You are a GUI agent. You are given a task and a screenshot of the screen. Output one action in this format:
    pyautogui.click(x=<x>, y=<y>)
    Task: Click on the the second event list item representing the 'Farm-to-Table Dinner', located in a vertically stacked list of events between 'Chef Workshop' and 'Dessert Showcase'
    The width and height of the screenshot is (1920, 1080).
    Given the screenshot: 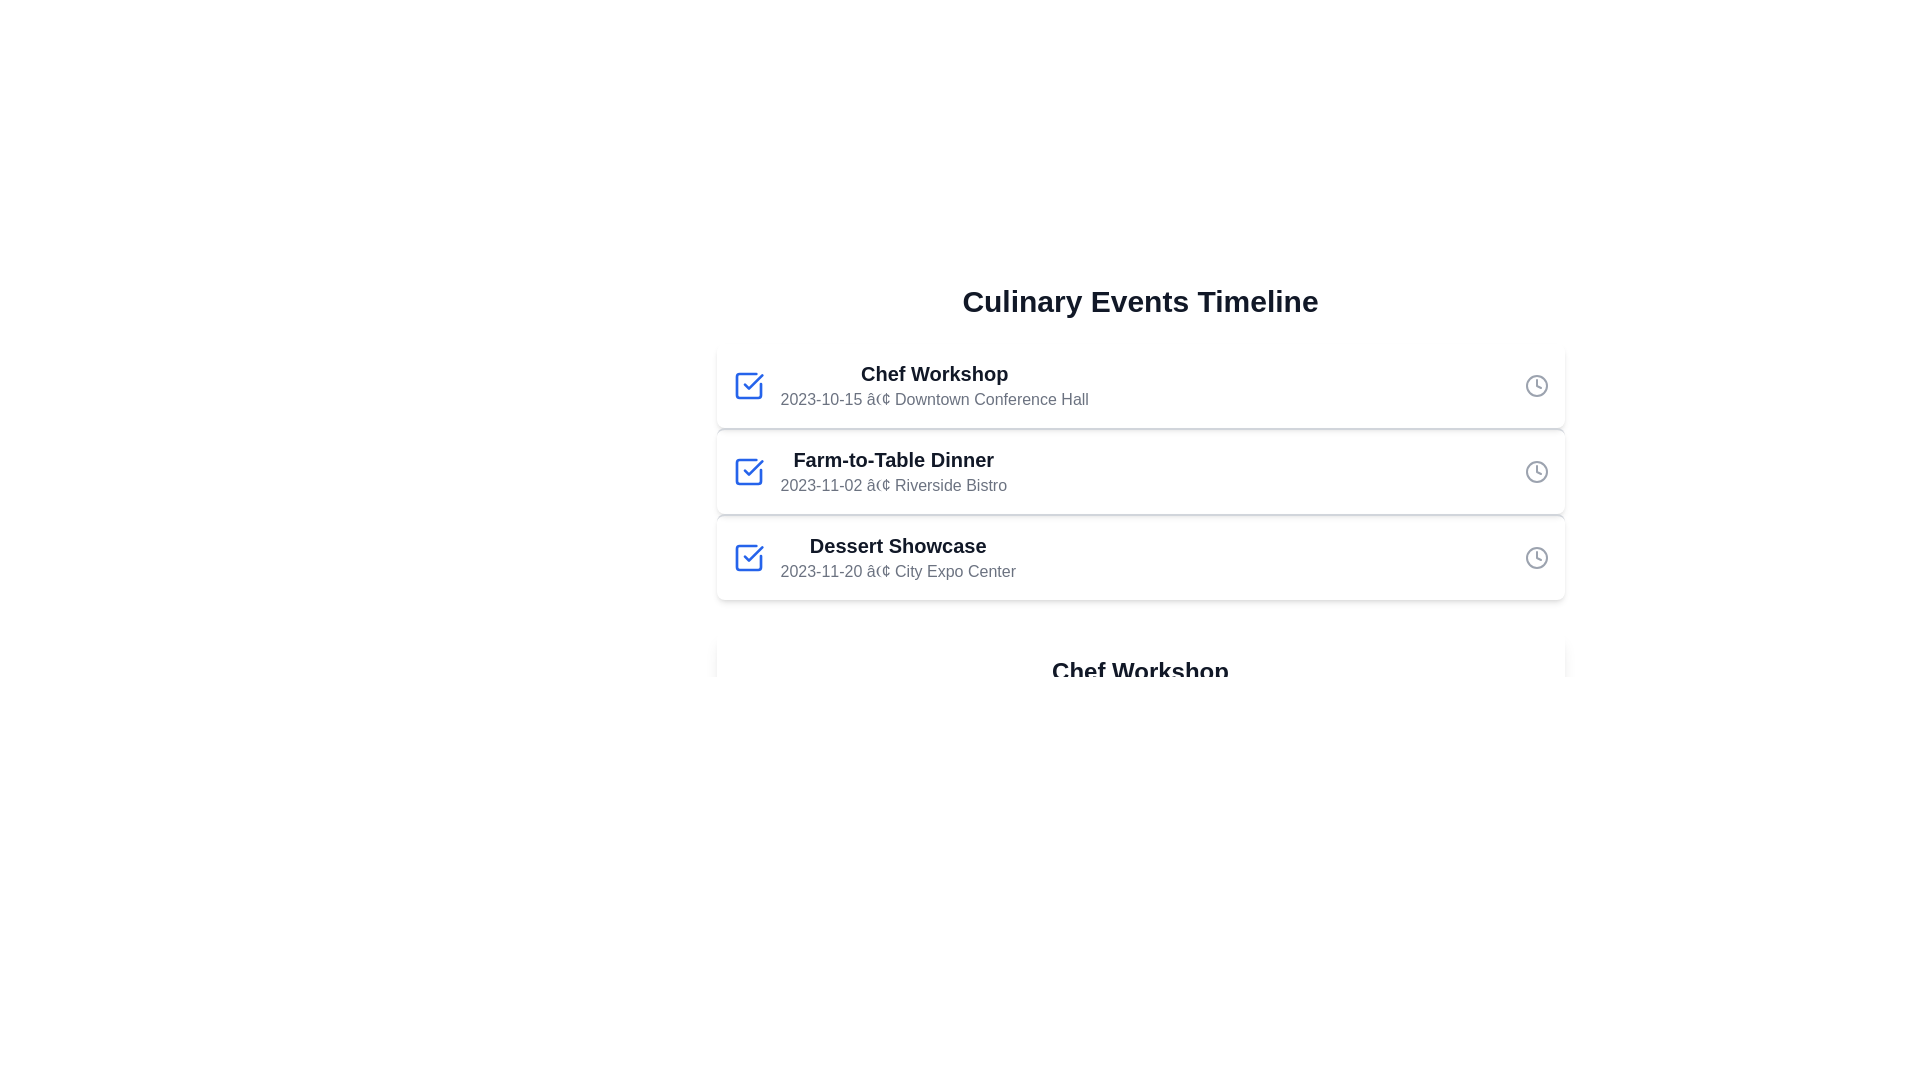 What is the action you would take?
    pyautogui.click(x=1140, y=470)
    